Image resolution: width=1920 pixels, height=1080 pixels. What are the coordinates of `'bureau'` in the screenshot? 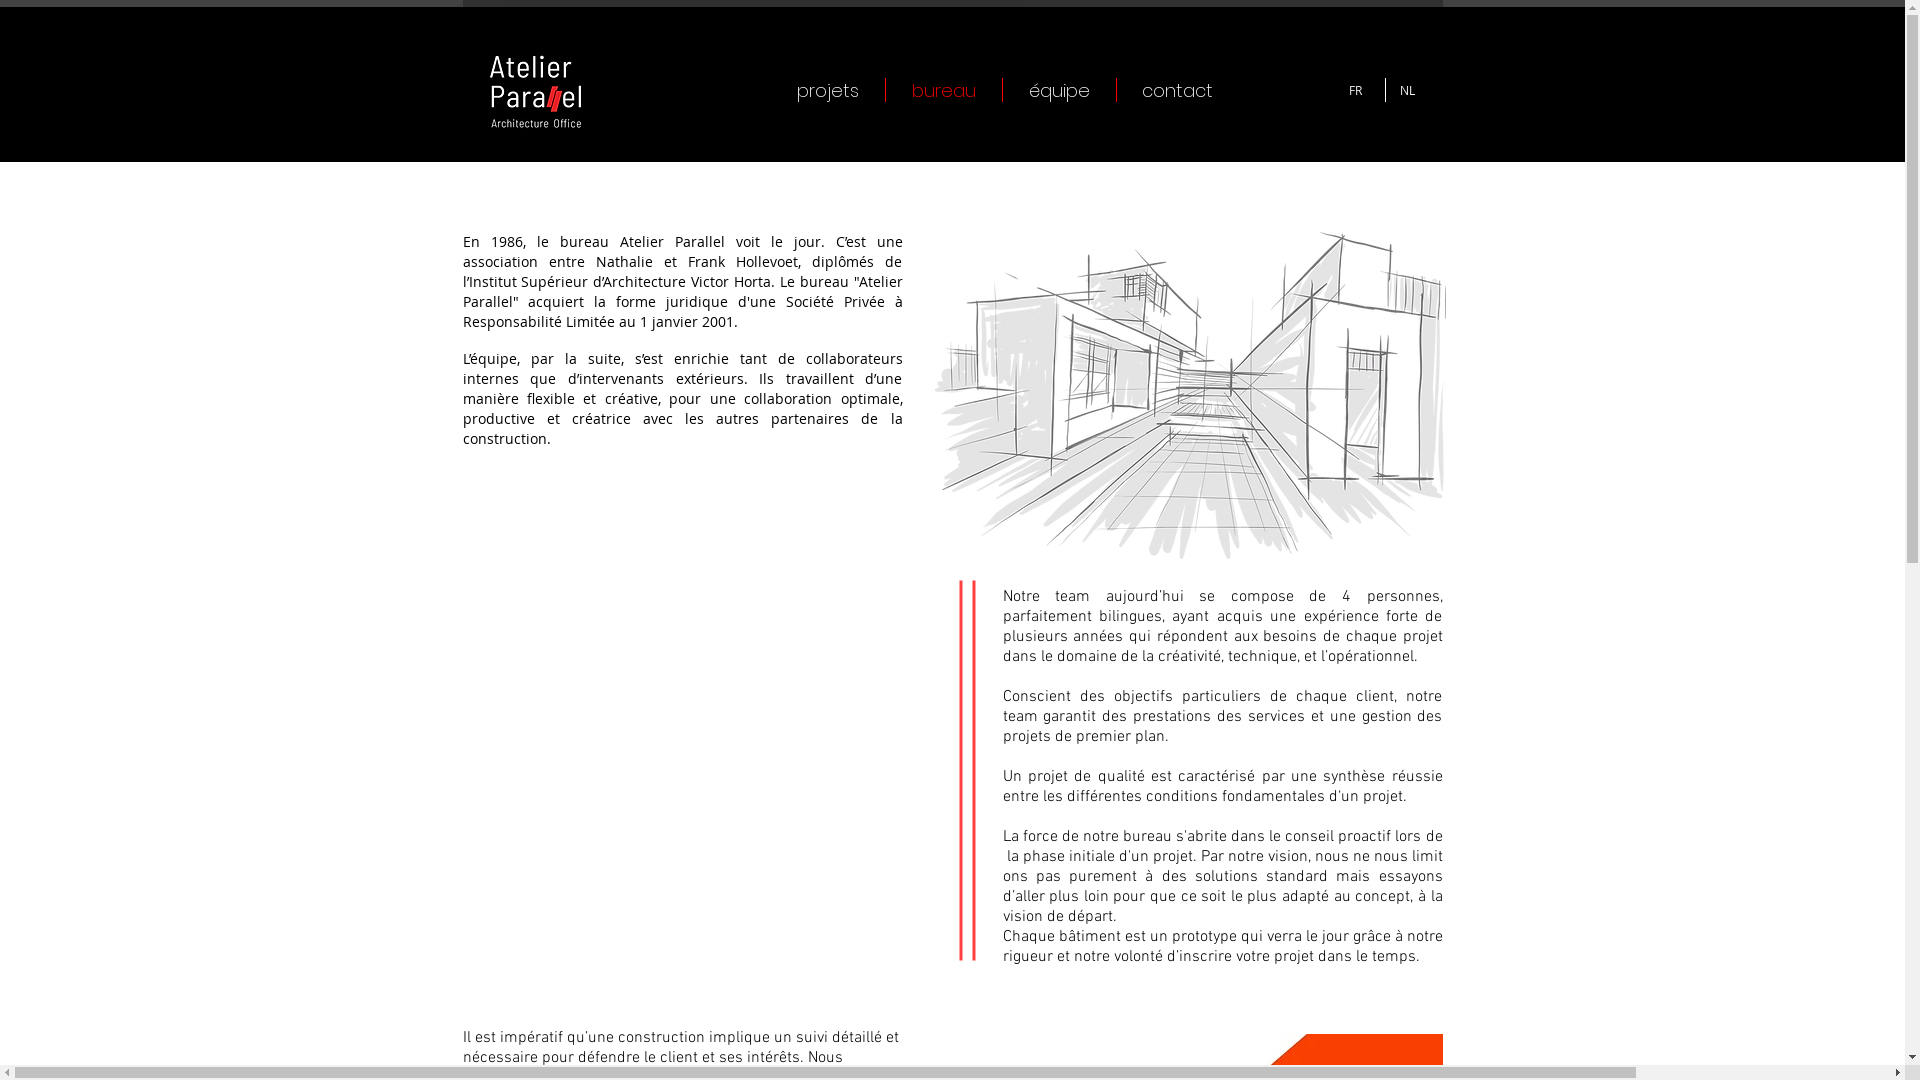 It's located at (943, 88).